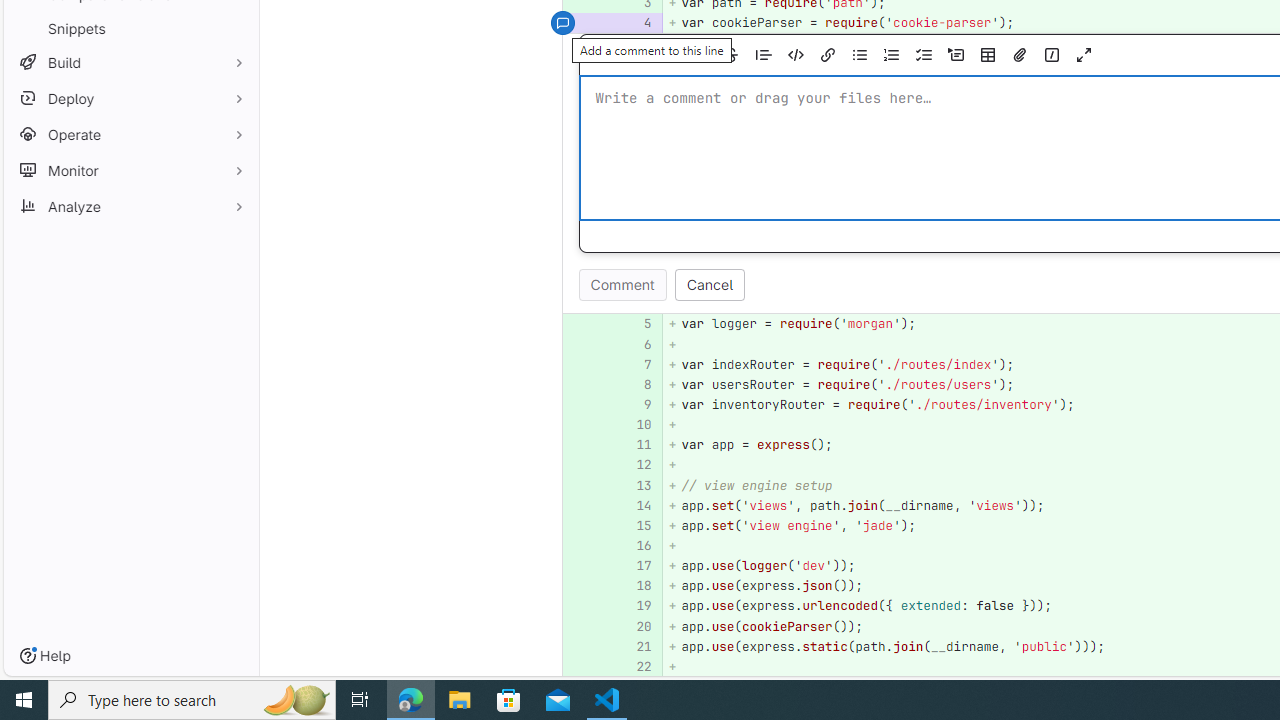 The width and height of the screenshot is (1280, 720). Describe the element at coordinates (636, 524) in the screenshot. I see `'15'` at that location.